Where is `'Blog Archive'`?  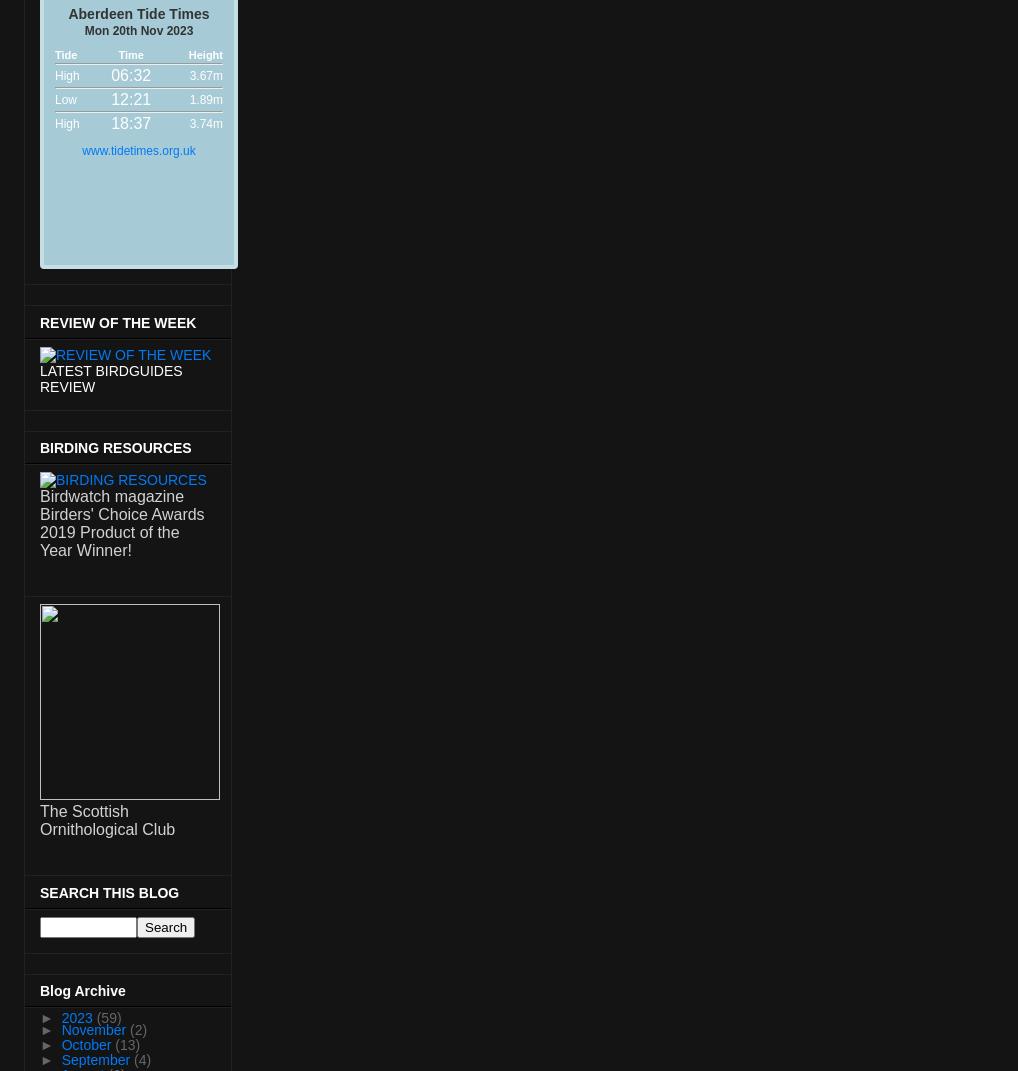
'Blog Archive' is located at coordinates (82, 989).